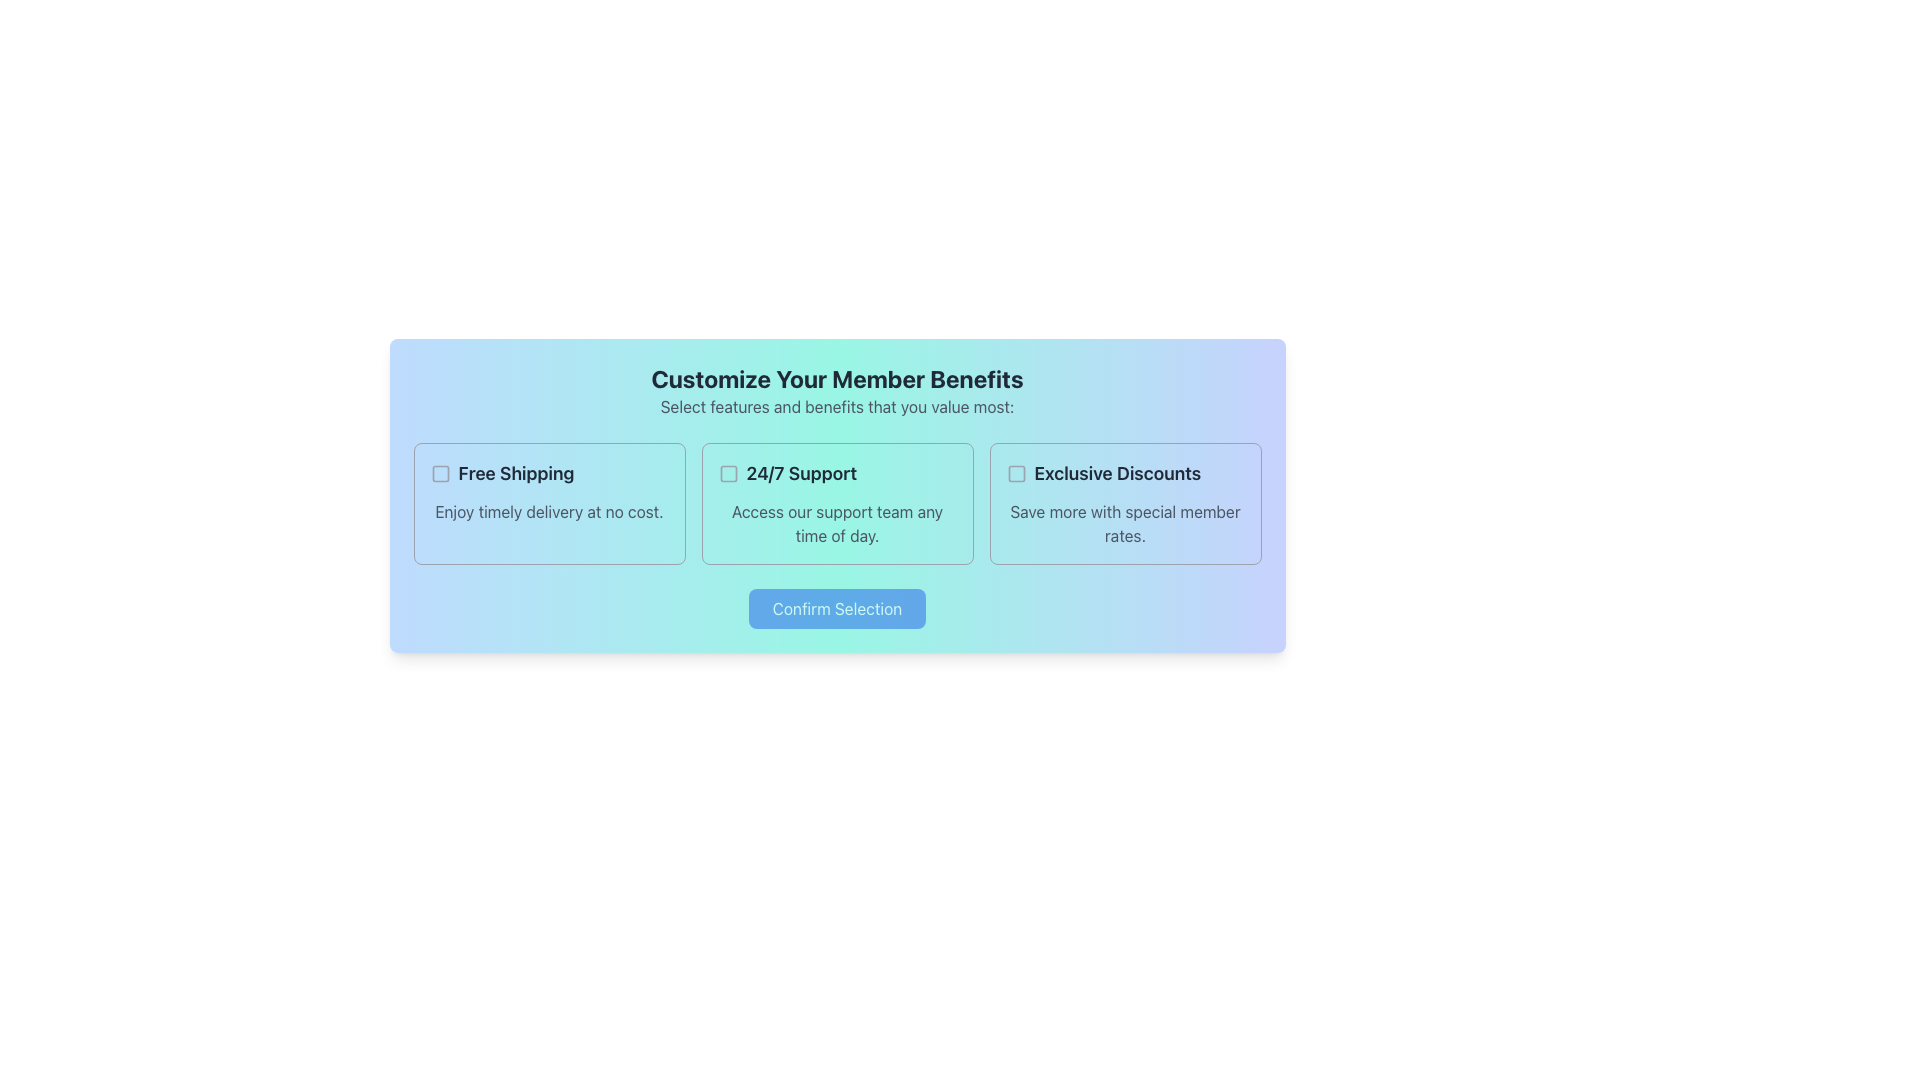  Describe the element at coordinates (837, 503) in the screenshot. I see `description of the '24/7 Support' selectable card, which features a checkbox, a bold title, and smaller text, positioned in the middle column of a 3-column grid layout` at that location.